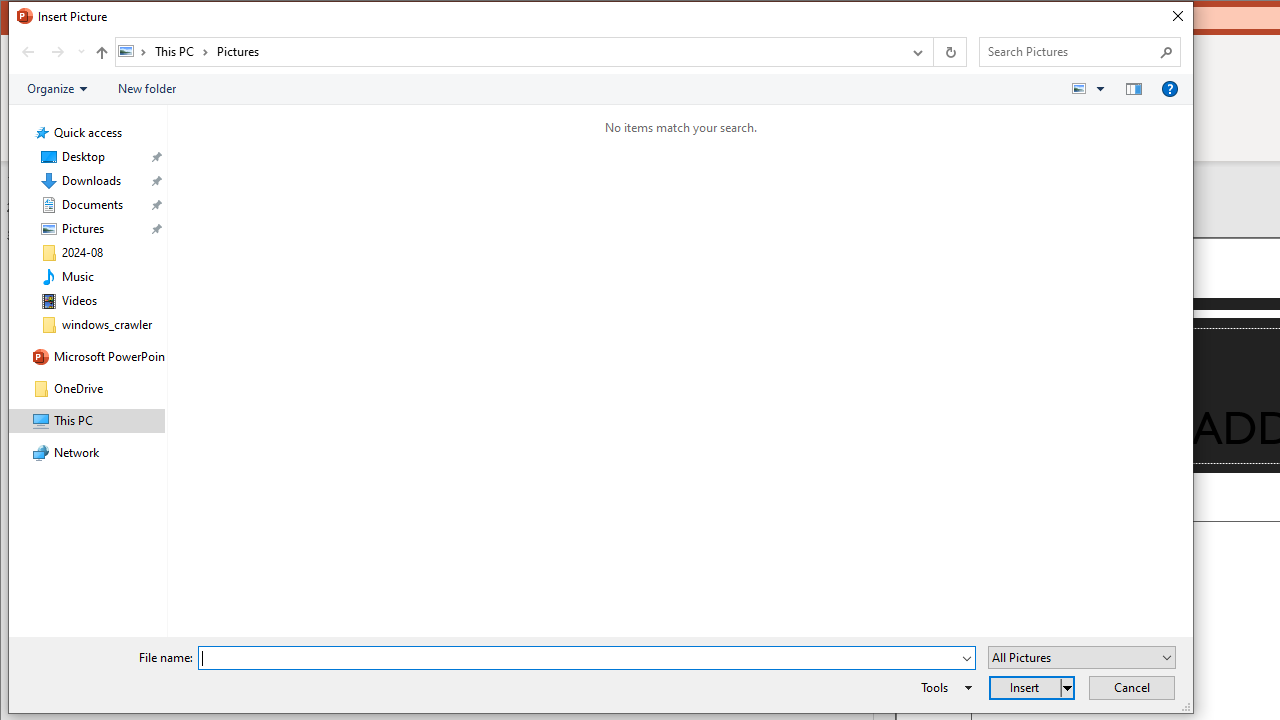  Describe the element at coordinates (1081, 657) in the screenshot. I see `'Files of type:'` at that location.